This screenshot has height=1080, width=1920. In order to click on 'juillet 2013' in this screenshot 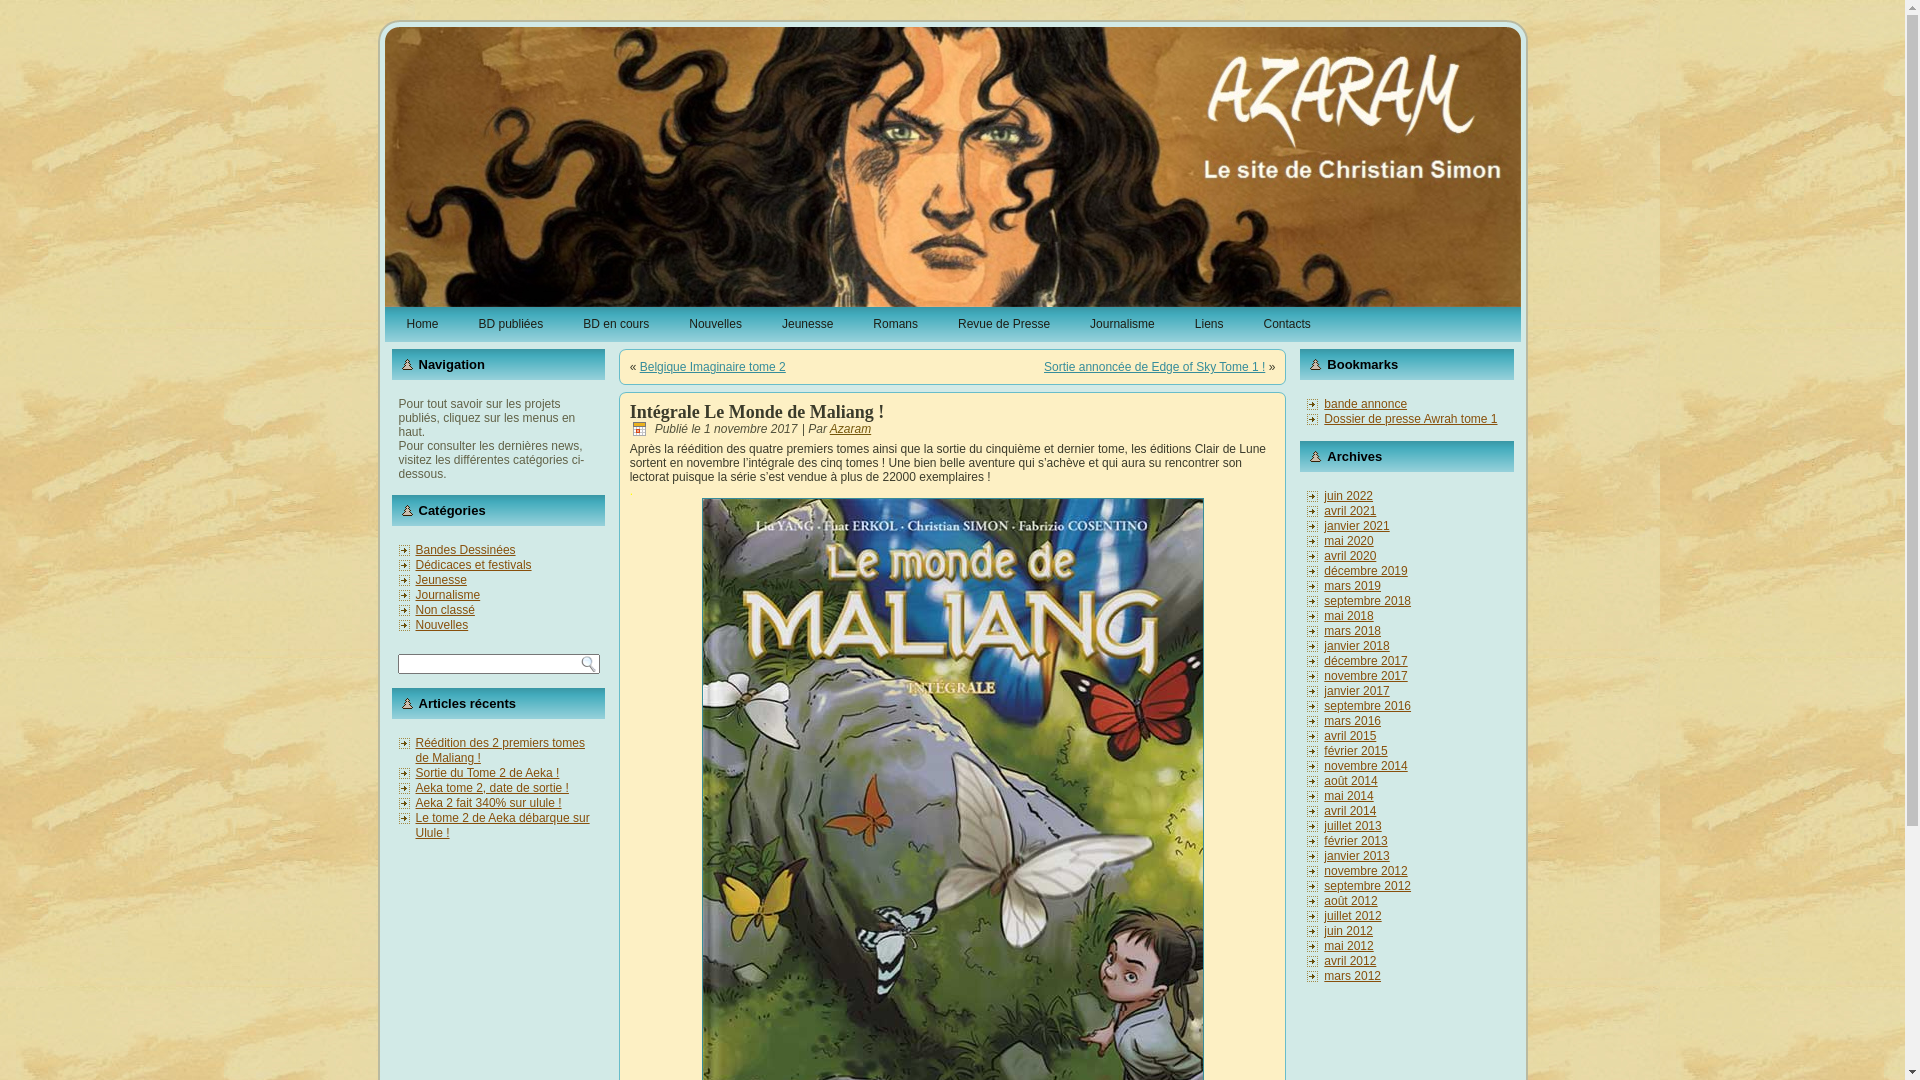, I will do `click(1352, 825)`.